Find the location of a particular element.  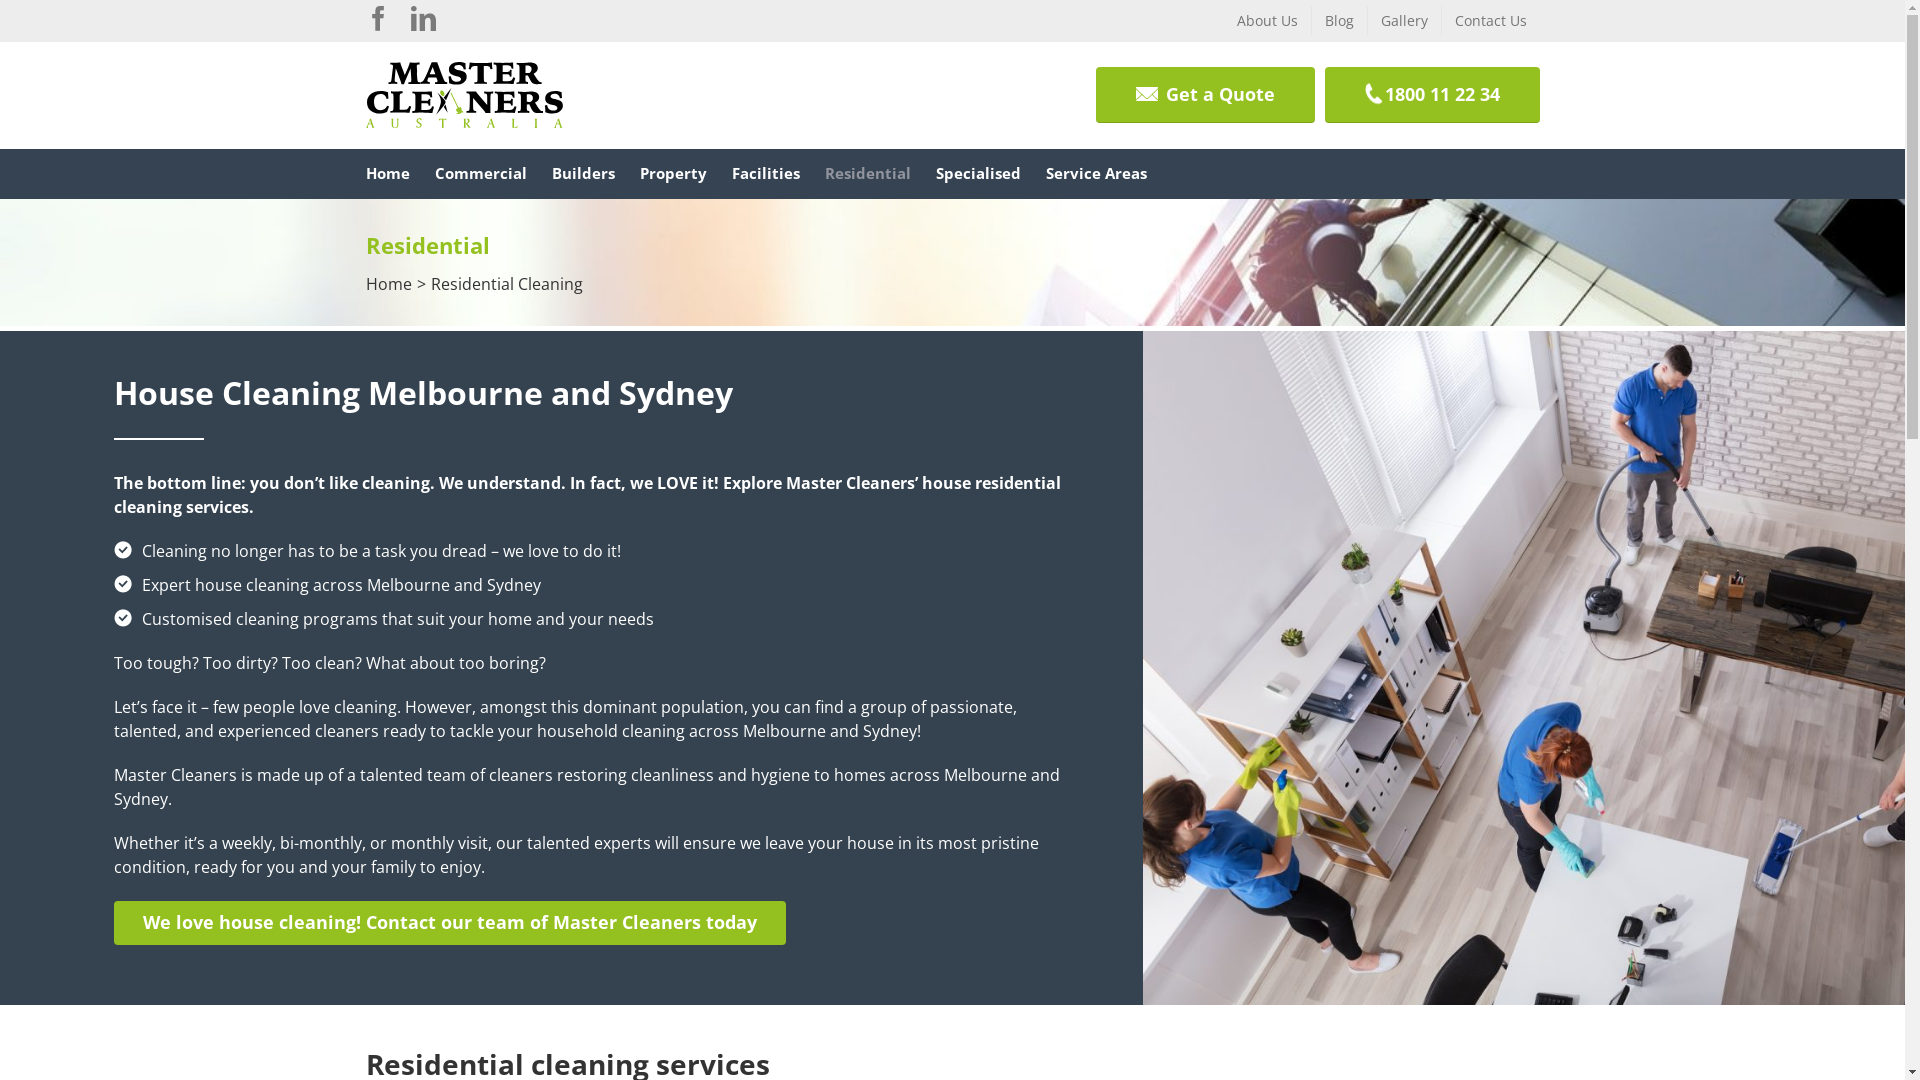

'Commercial' is located at coordinates (480, 172).